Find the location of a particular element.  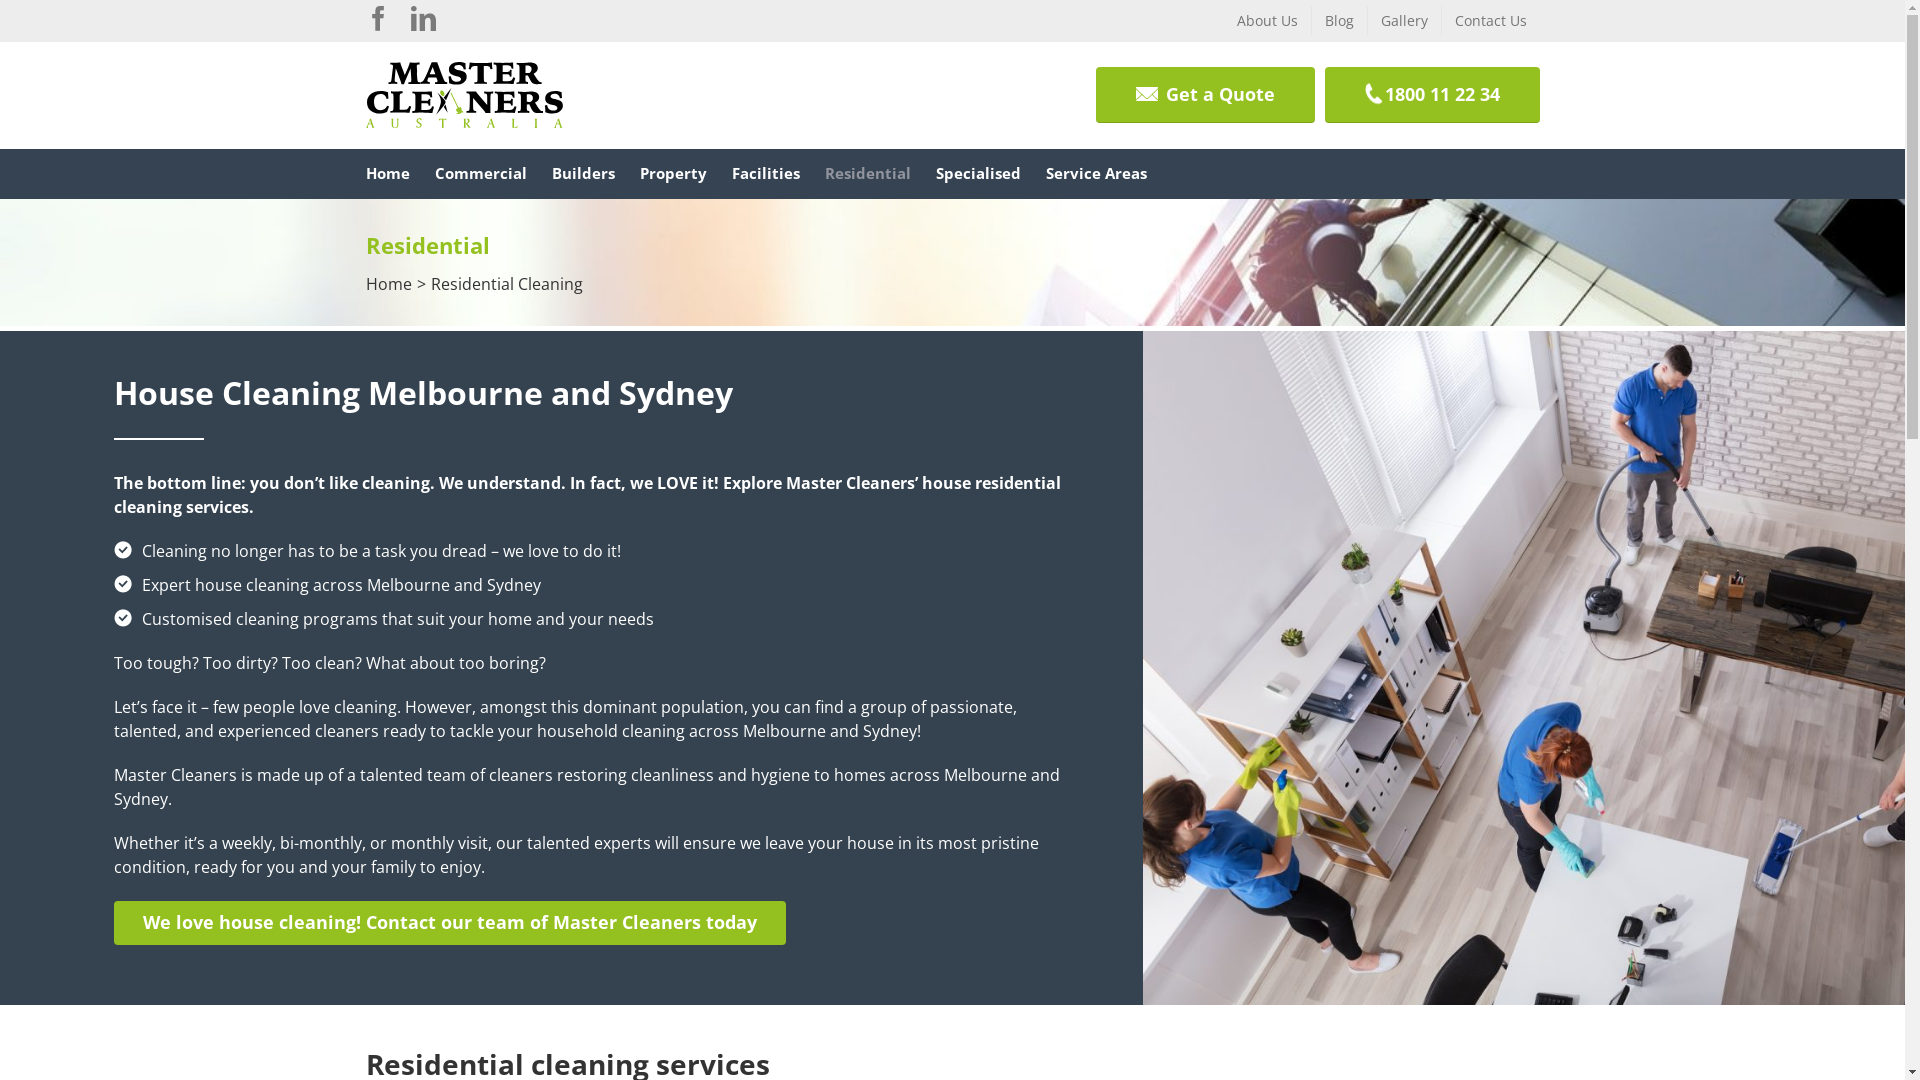

'Commercial' is located at coordinates (480, 172).